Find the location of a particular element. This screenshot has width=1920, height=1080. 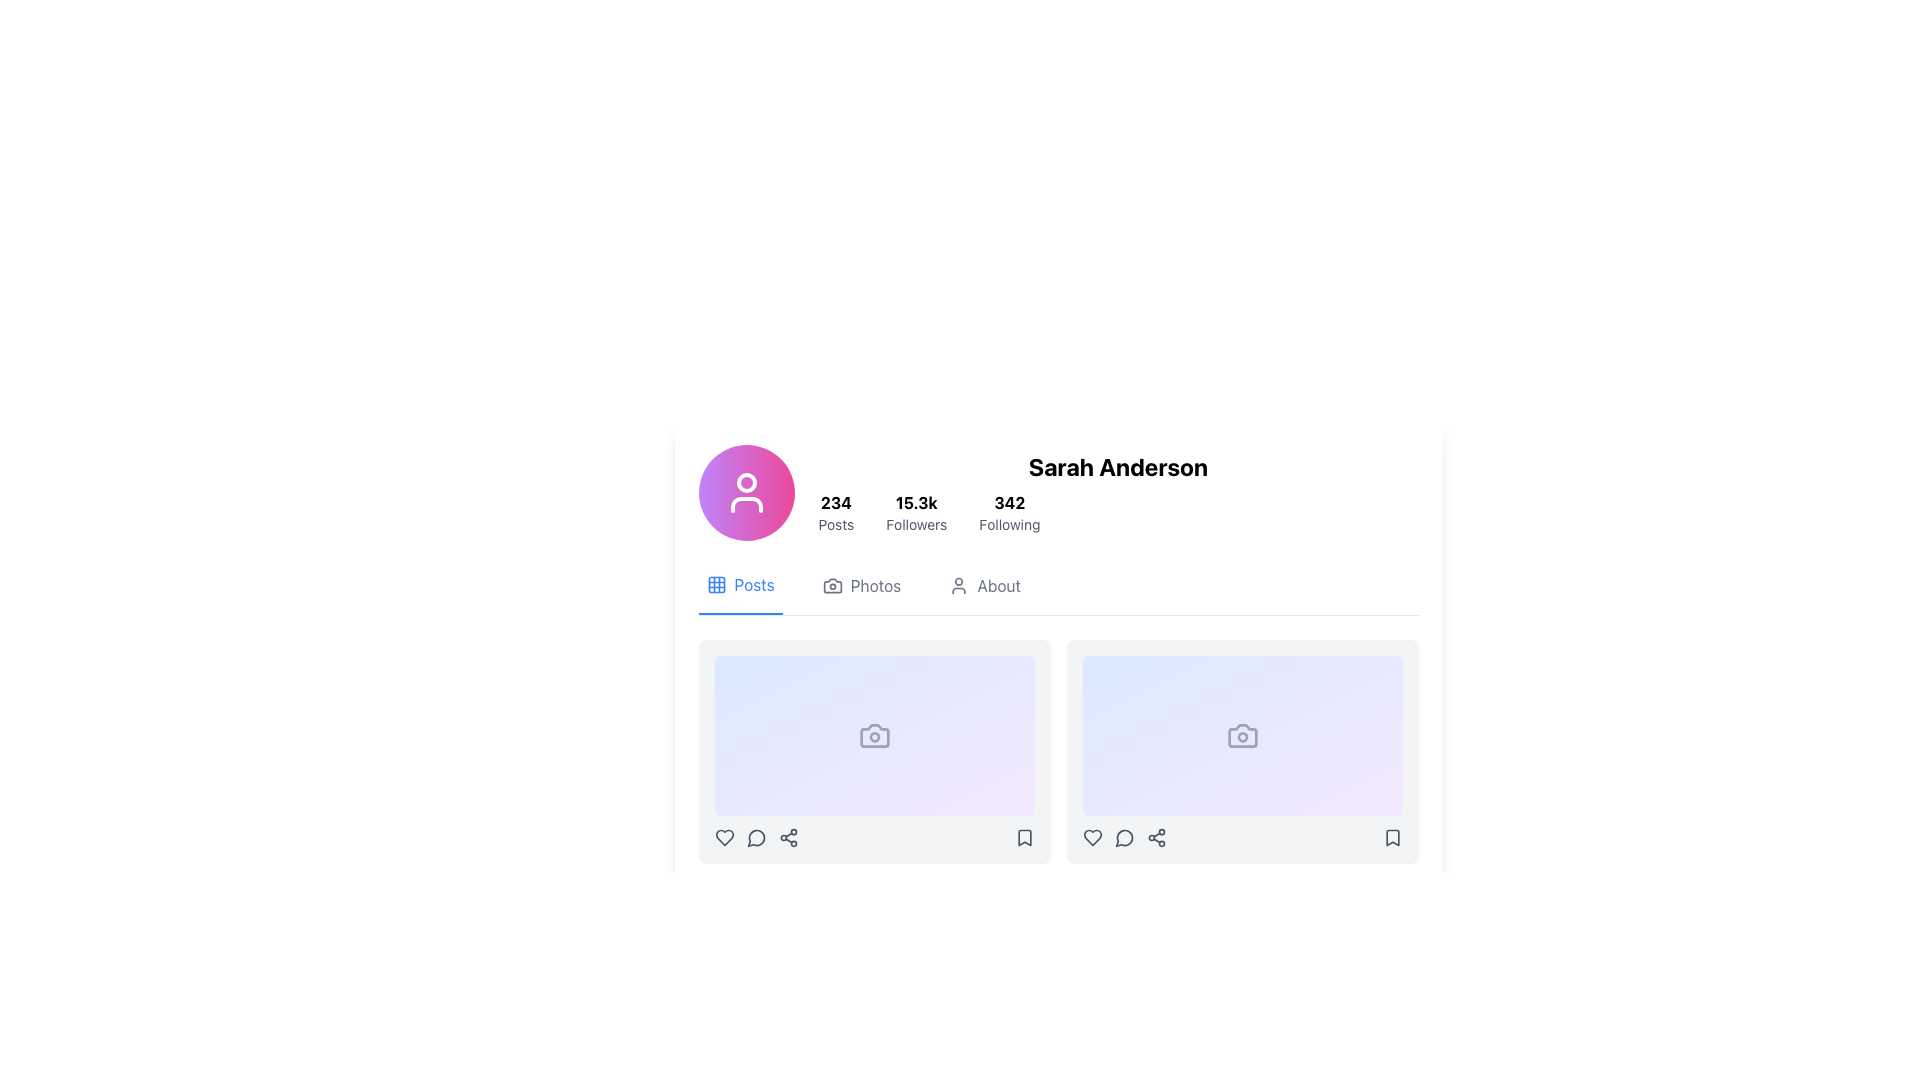

the 'Photos' button in the navigation bar is located at coordinates (862, 593).